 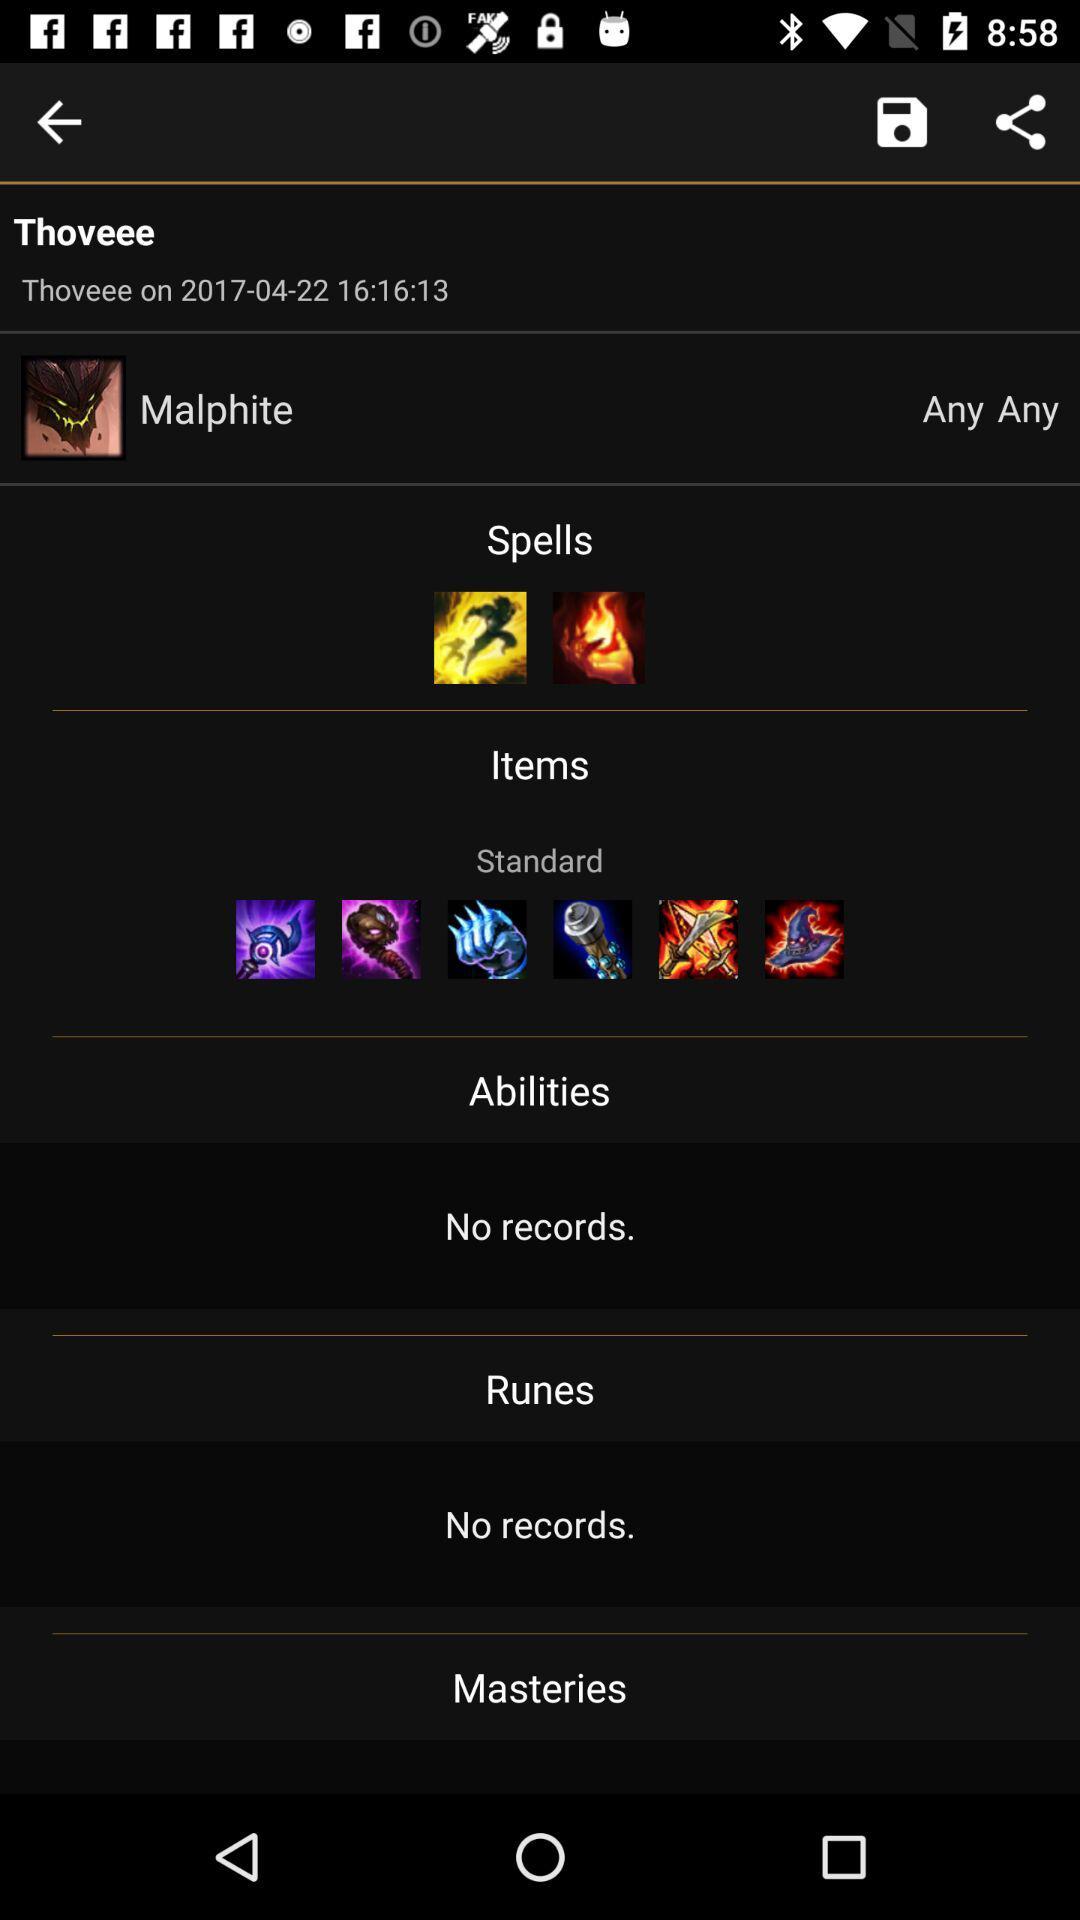 What do you see at coordinates (1020, 121) in the screenshot?
I see `share the page` at bounding box center [1020, 121].